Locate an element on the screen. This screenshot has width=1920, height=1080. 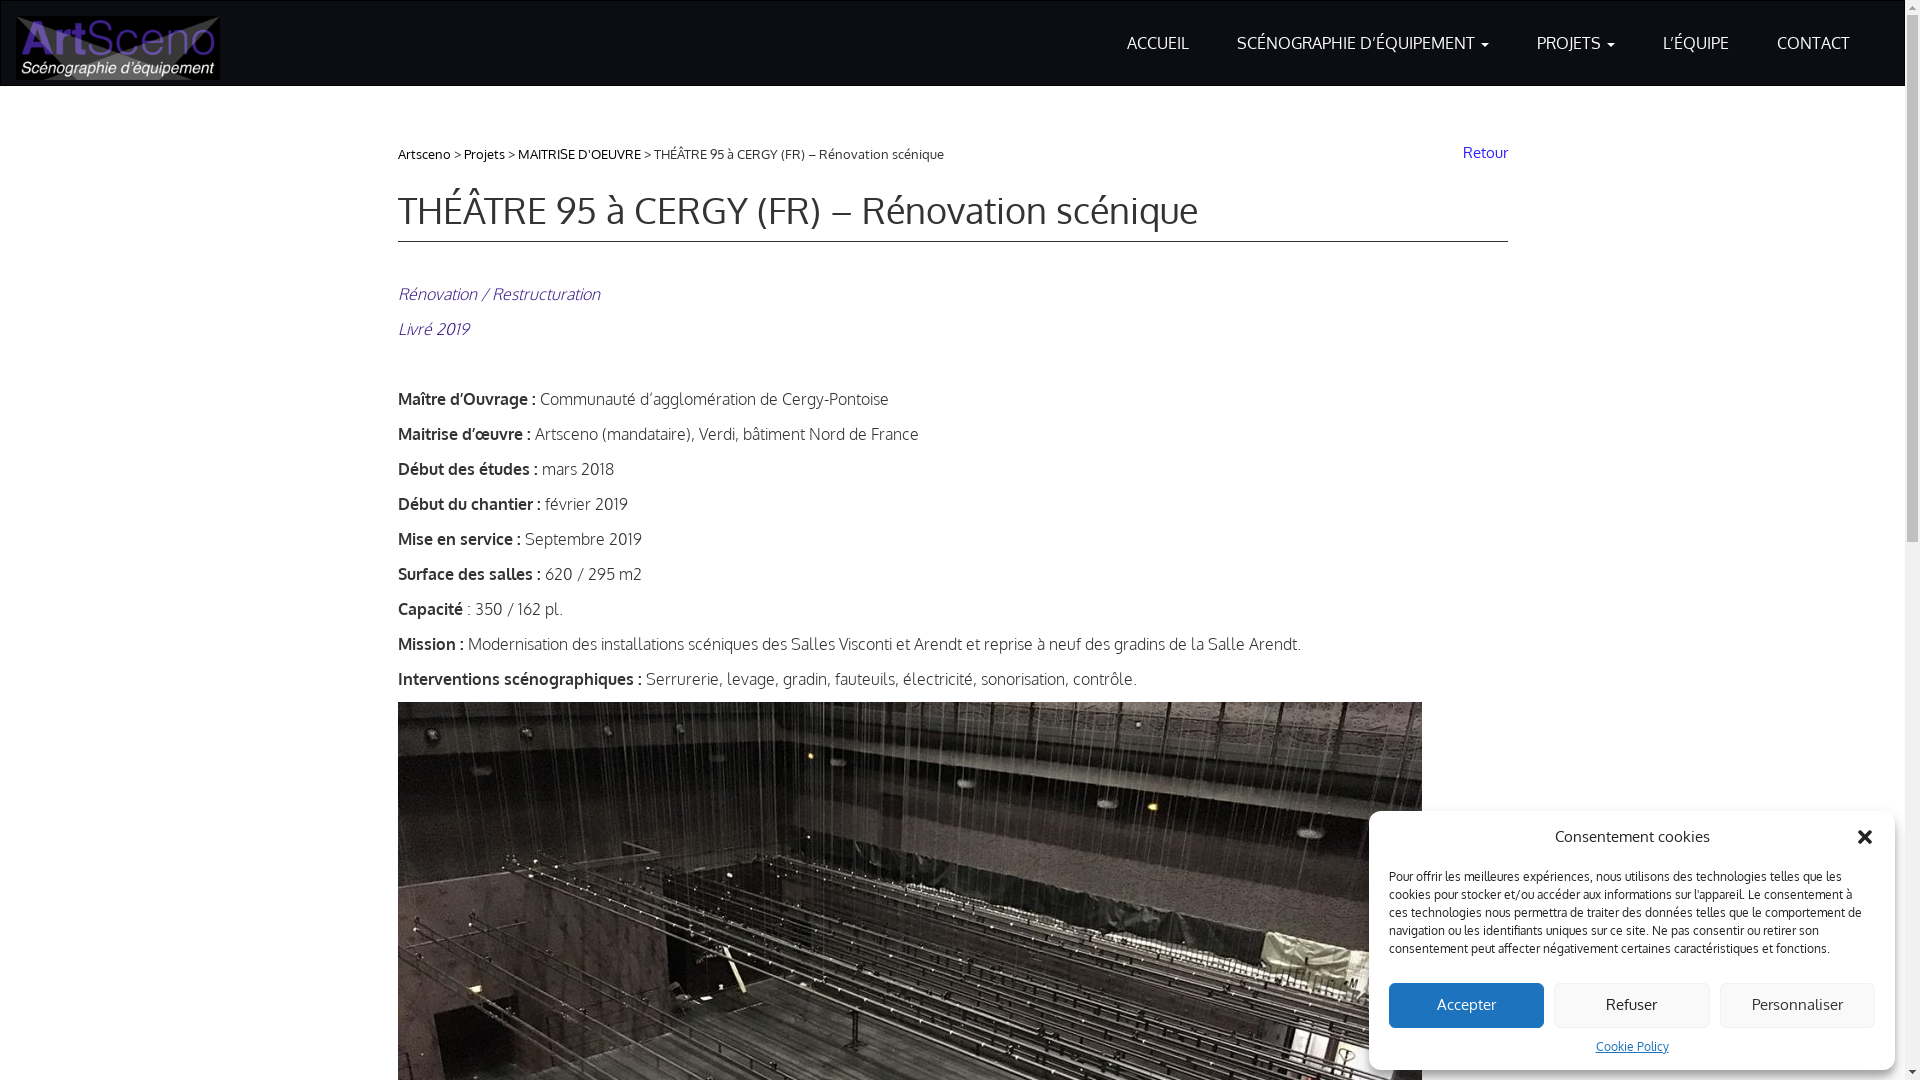
'Accepter' is located at coordinates (1466, 1005).